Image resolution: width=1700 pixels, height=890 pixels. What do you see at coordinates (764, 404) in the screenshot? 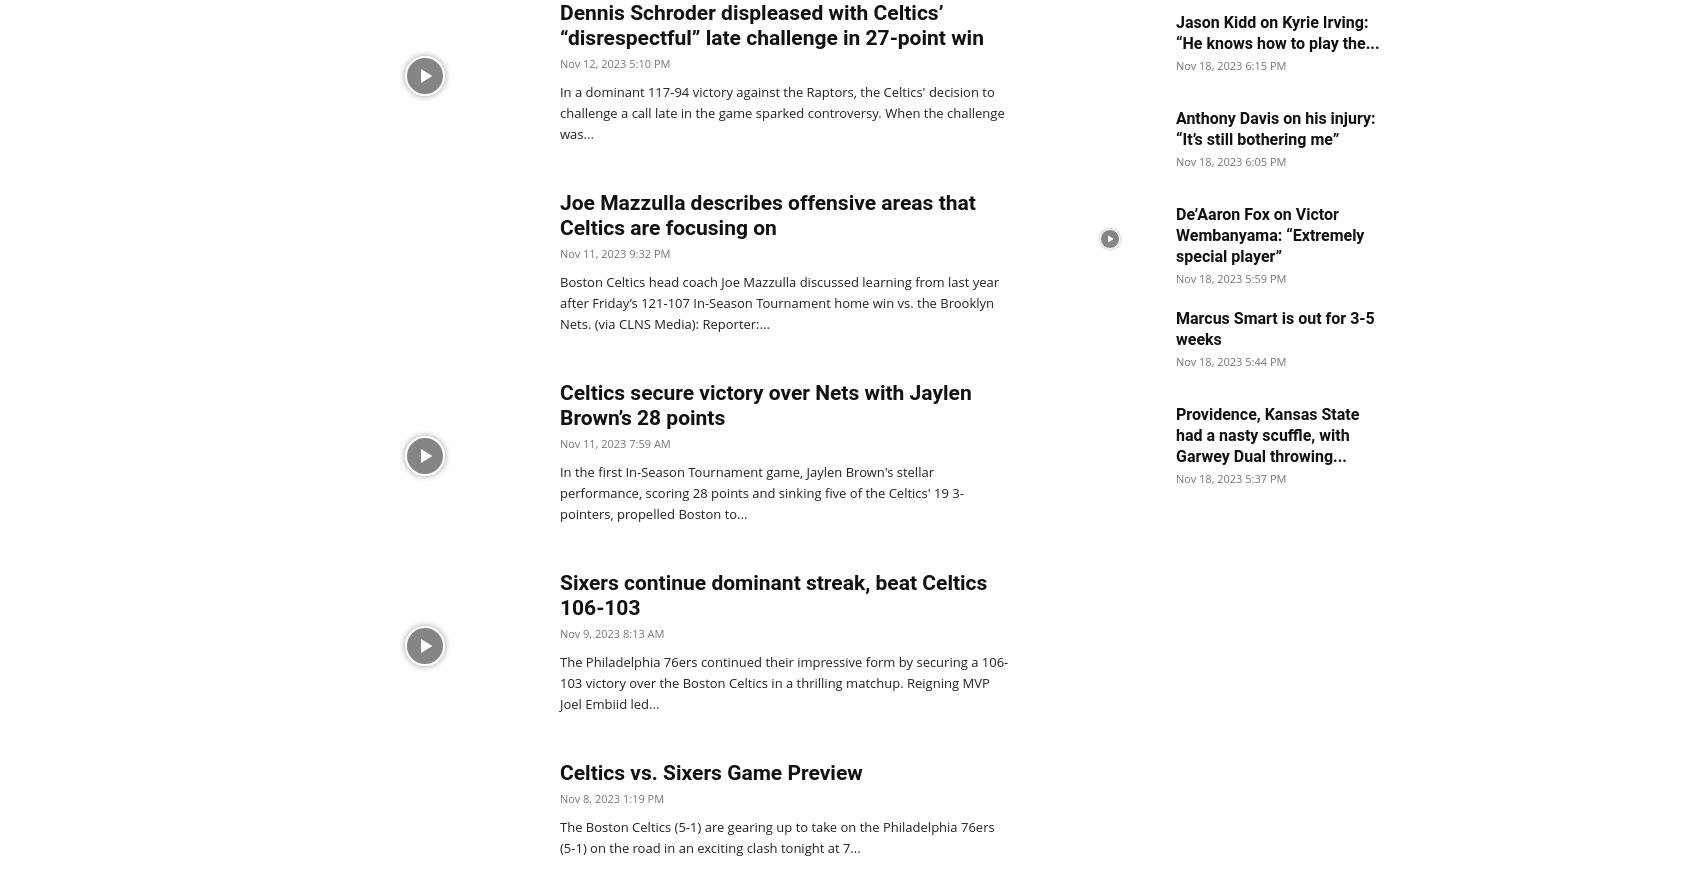
I see `'Celtics secure victory over Nets with Jaylen Brown’s 28 points'` at bounding box center [764, 404].